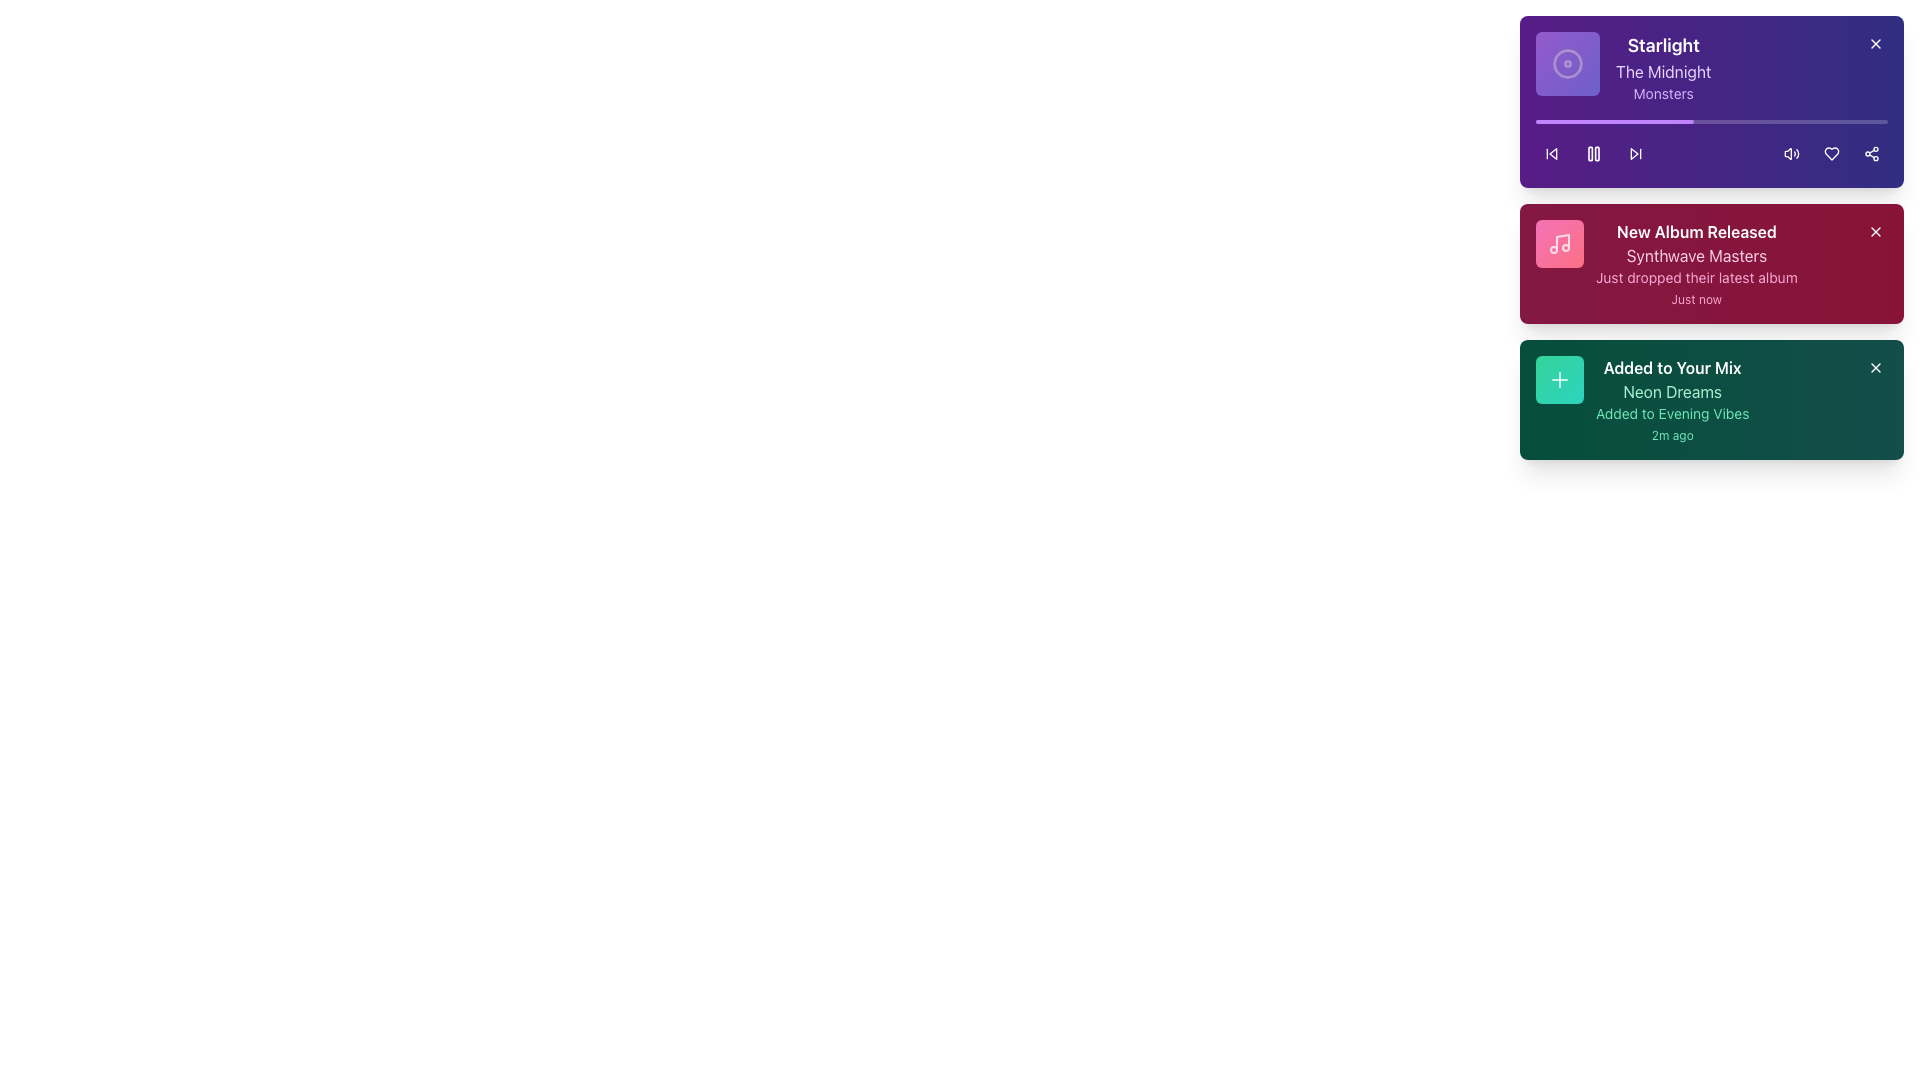  What do you see at coordinates (1672, 392) in the screenshot?
I see `the text label that provides a title related to the notification content, located in the center of the green notification card, beneath 'Added to Your Mix' and above 'Added to Evening Vibes'` at bounding box center [1672, 392].